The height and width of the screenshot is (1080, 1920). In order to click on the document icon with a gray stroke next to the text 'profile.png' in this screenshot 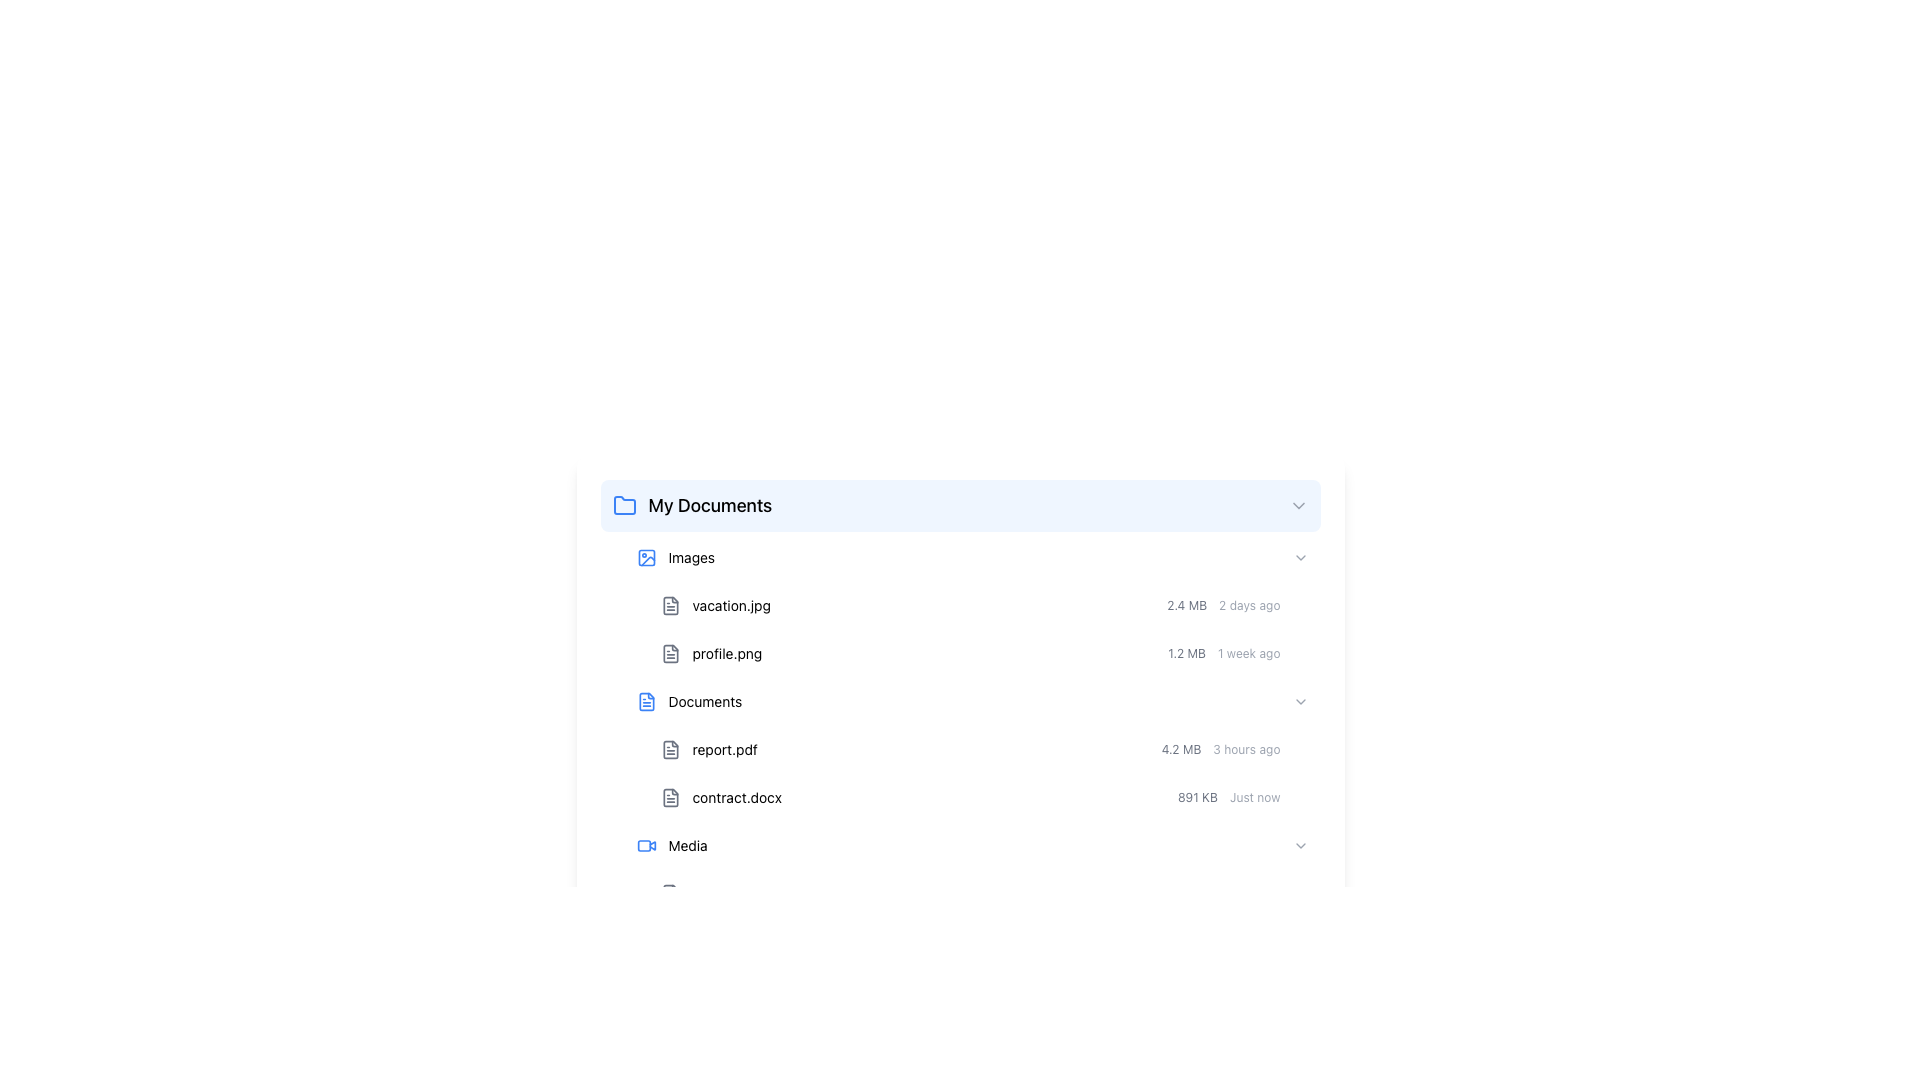, I will do `click(670, 654)`.